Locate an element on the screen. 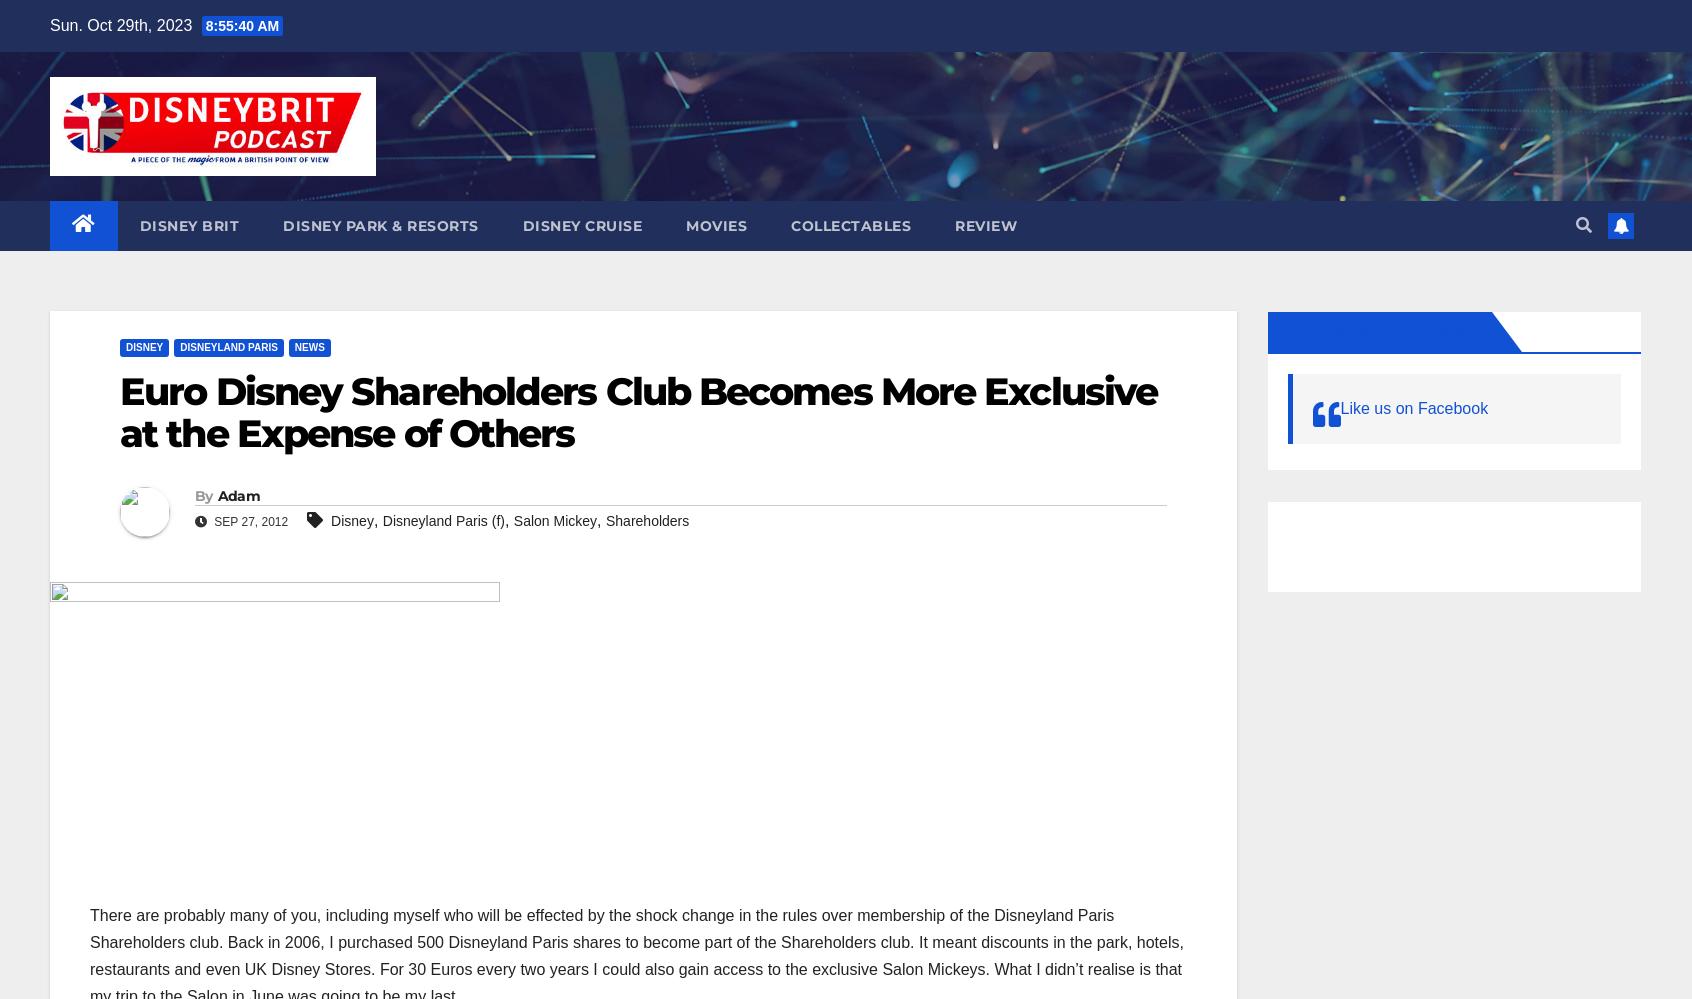 This screenshot has height=999, width=1692. 'Shareholders' is located at coordinates (647, 519).